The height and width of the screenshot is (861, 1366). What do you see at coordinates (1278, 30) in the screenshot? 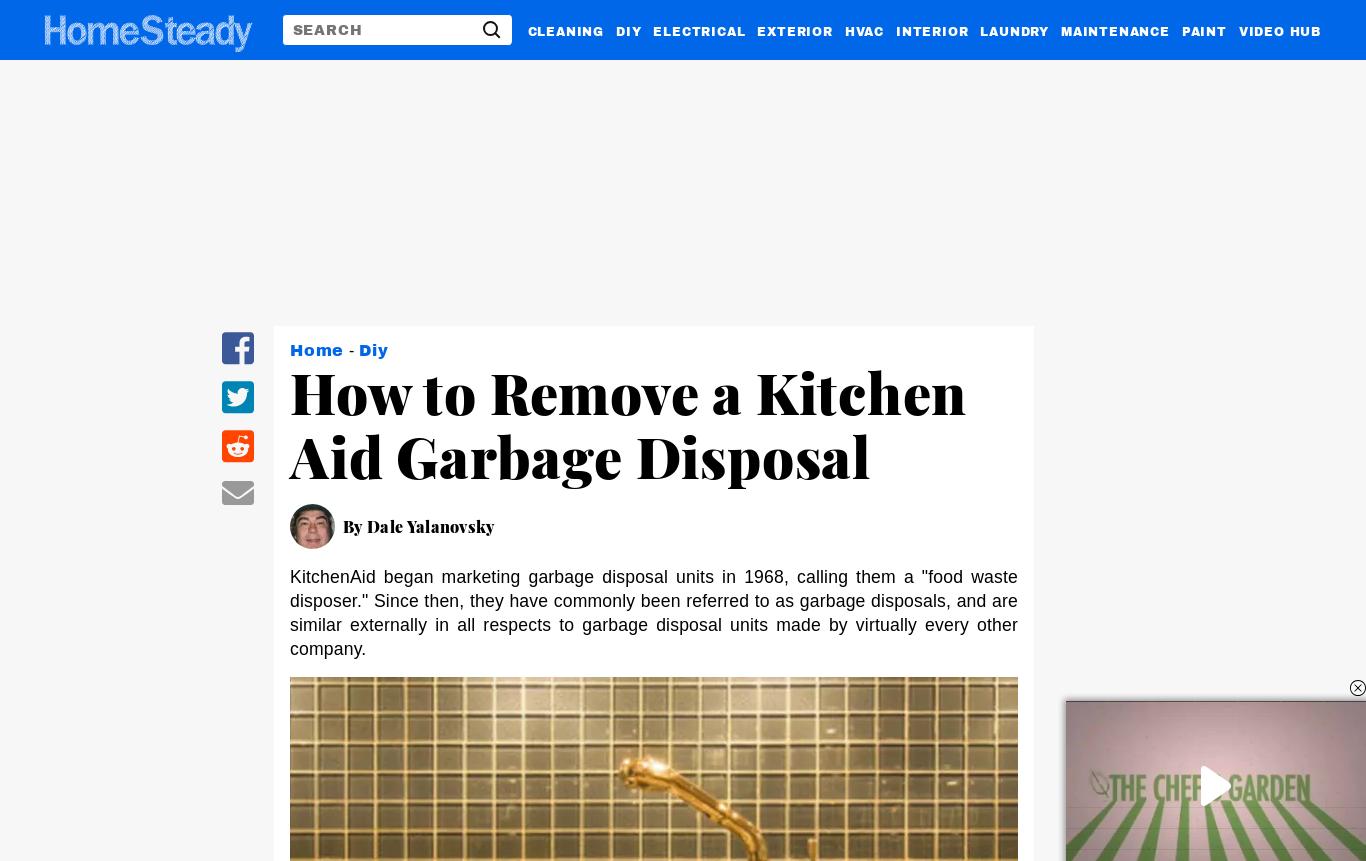
I see `'VIDEO HUB'` at bounding box center [1278, 30].